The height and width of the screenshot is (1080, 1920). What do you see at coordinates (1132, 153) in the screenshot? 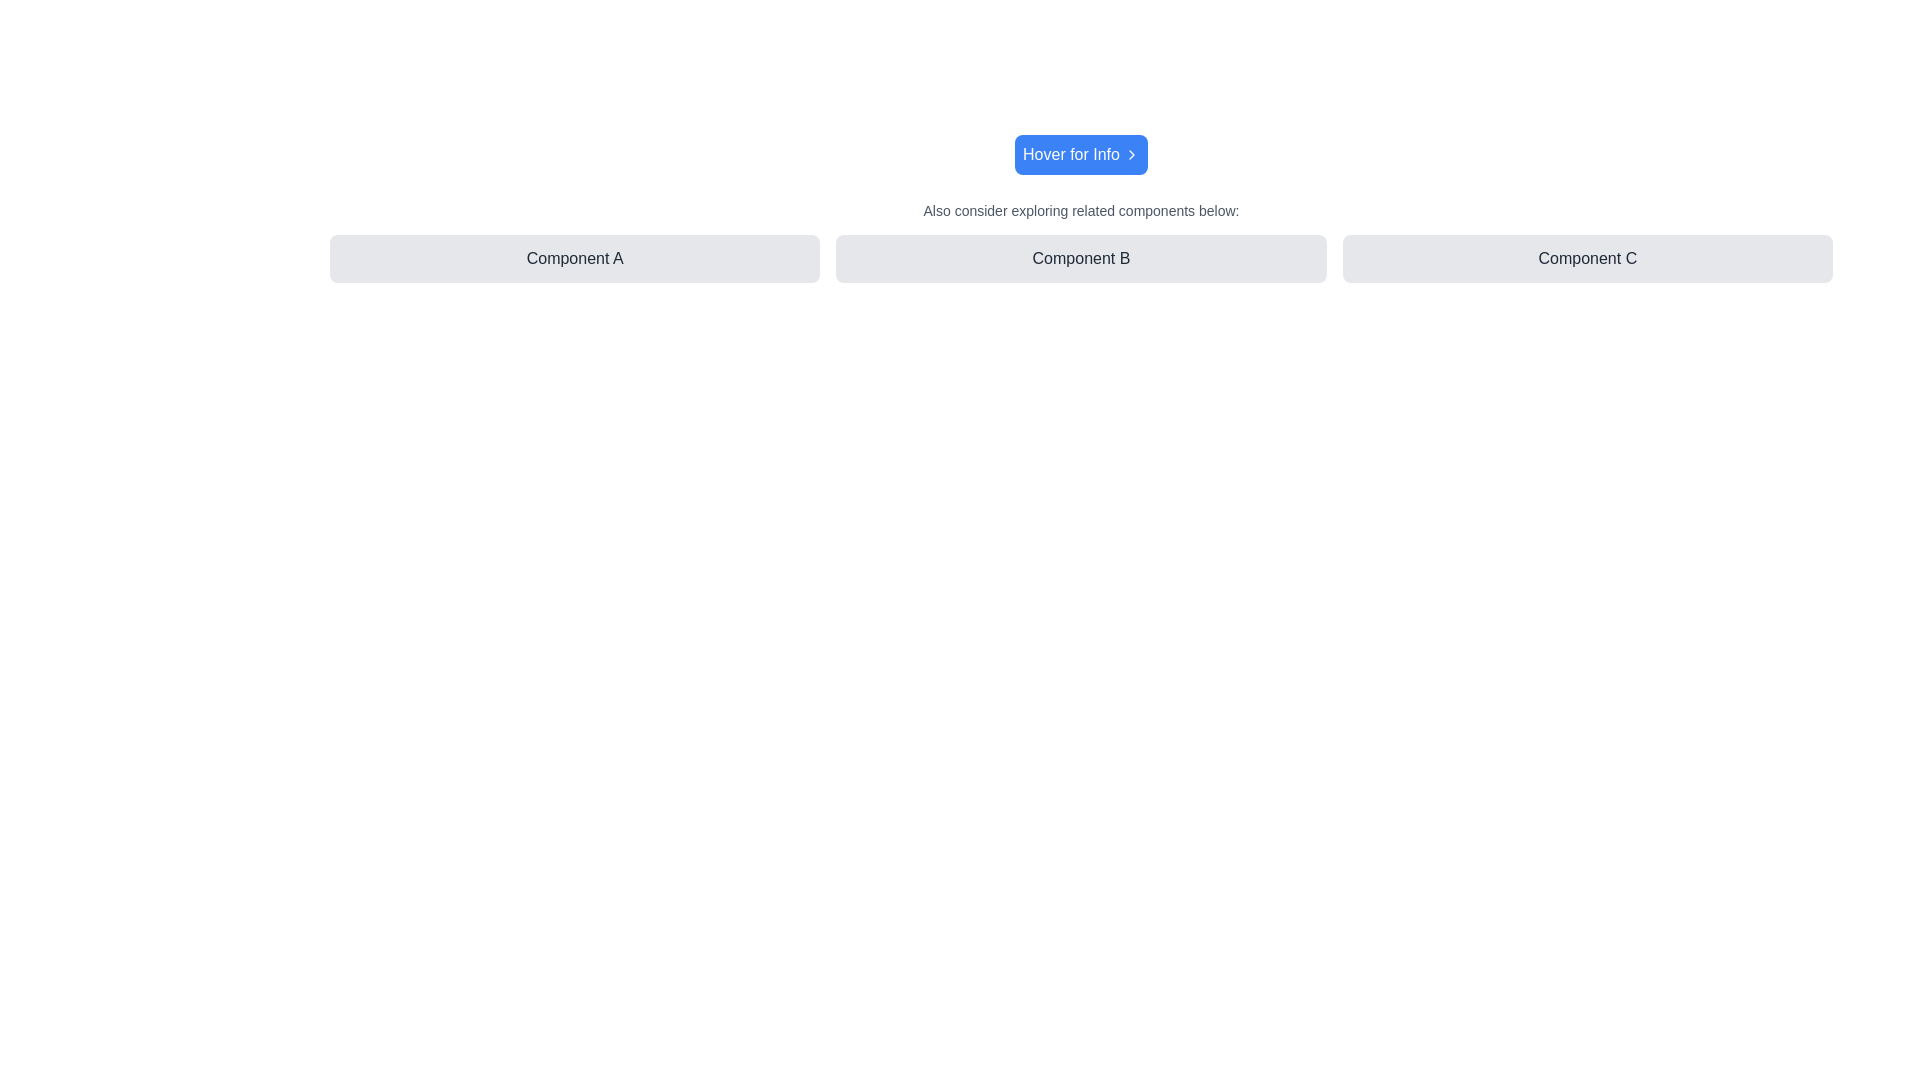
I see `the right-facing chevron icon next to the 'Hover for Info' text within the blue rectangular button` at bounding box center [1132, 153].